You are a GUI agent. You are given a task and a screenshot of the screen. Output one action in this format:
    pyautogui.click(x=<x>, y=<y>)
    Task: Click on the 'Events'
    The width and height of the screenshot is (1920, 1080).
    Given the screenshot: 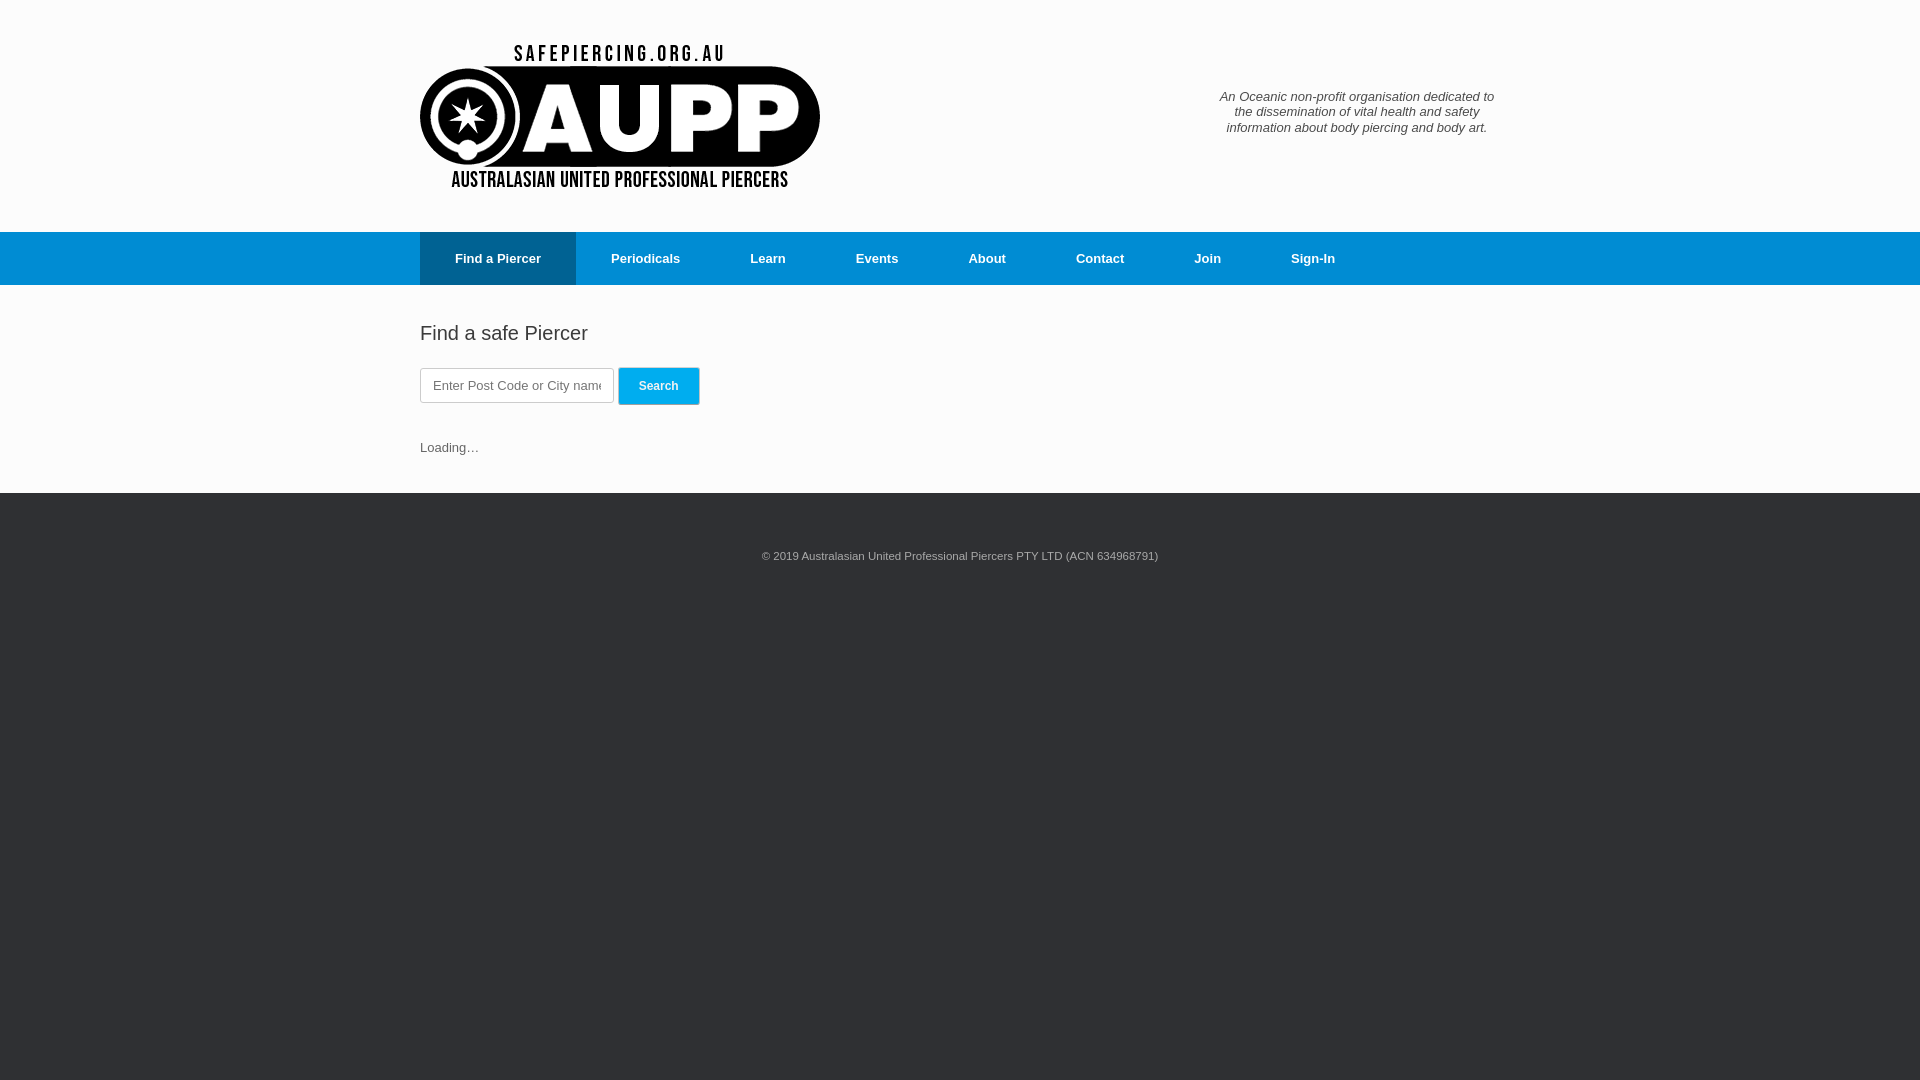 What is the action you would take?
    pyautogui.click(x=820, y=257)
    